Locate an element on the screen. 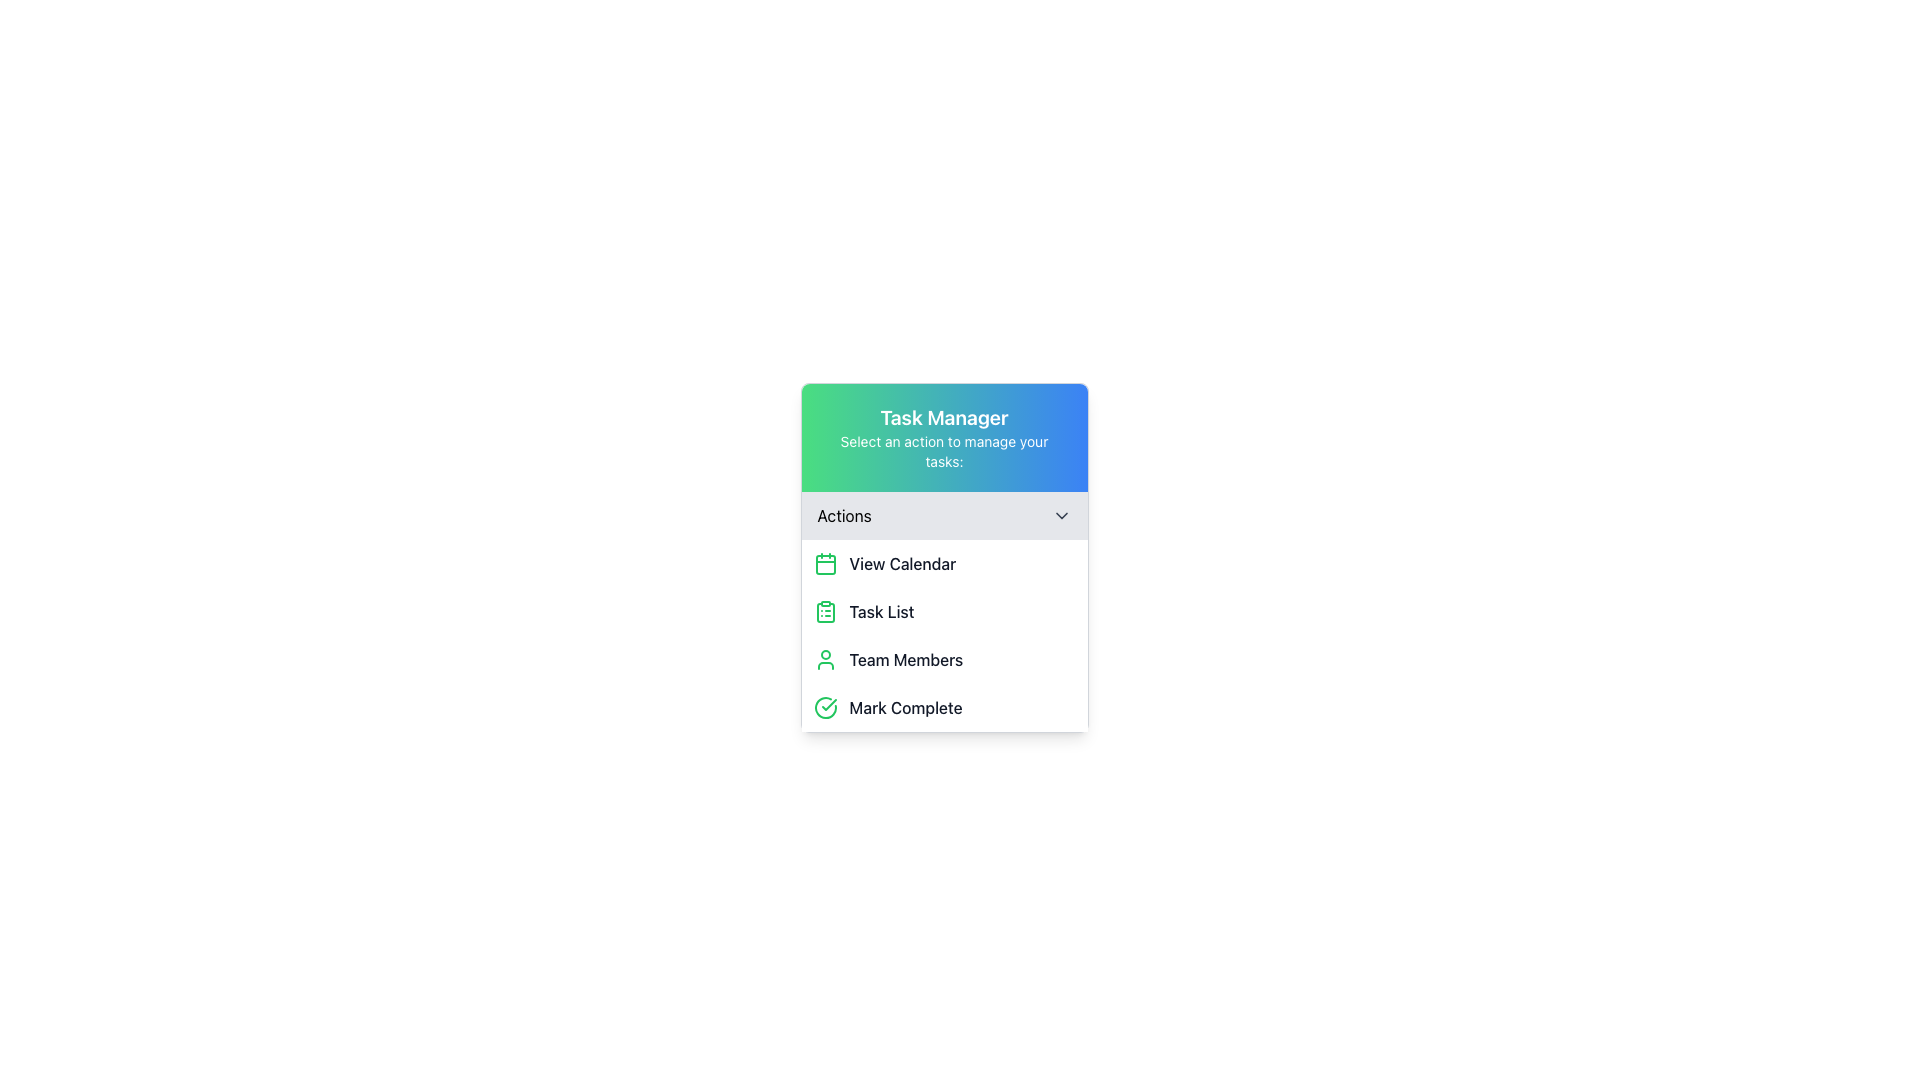  the first clickable list item in the 'Task Manager' pop-up menu, located under the 'Actions' heading is located at coordinates (943, 563).